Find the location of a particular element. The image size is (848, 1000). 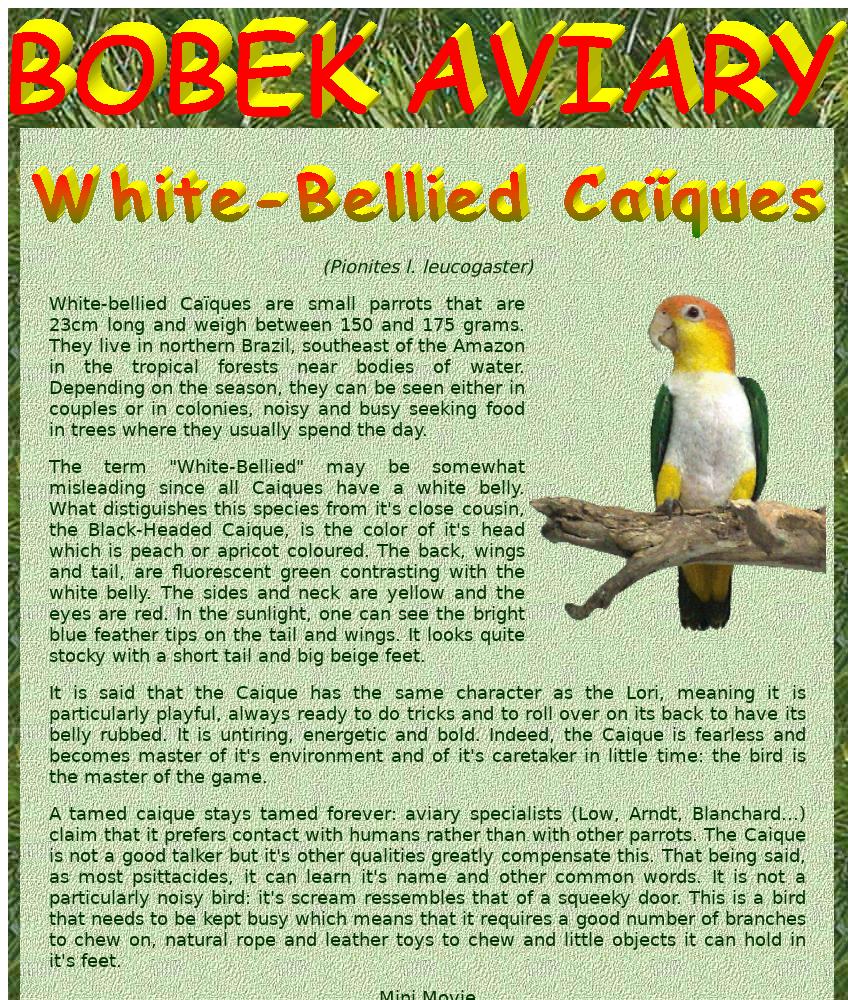

'one' is located at coordinates (333, 612).